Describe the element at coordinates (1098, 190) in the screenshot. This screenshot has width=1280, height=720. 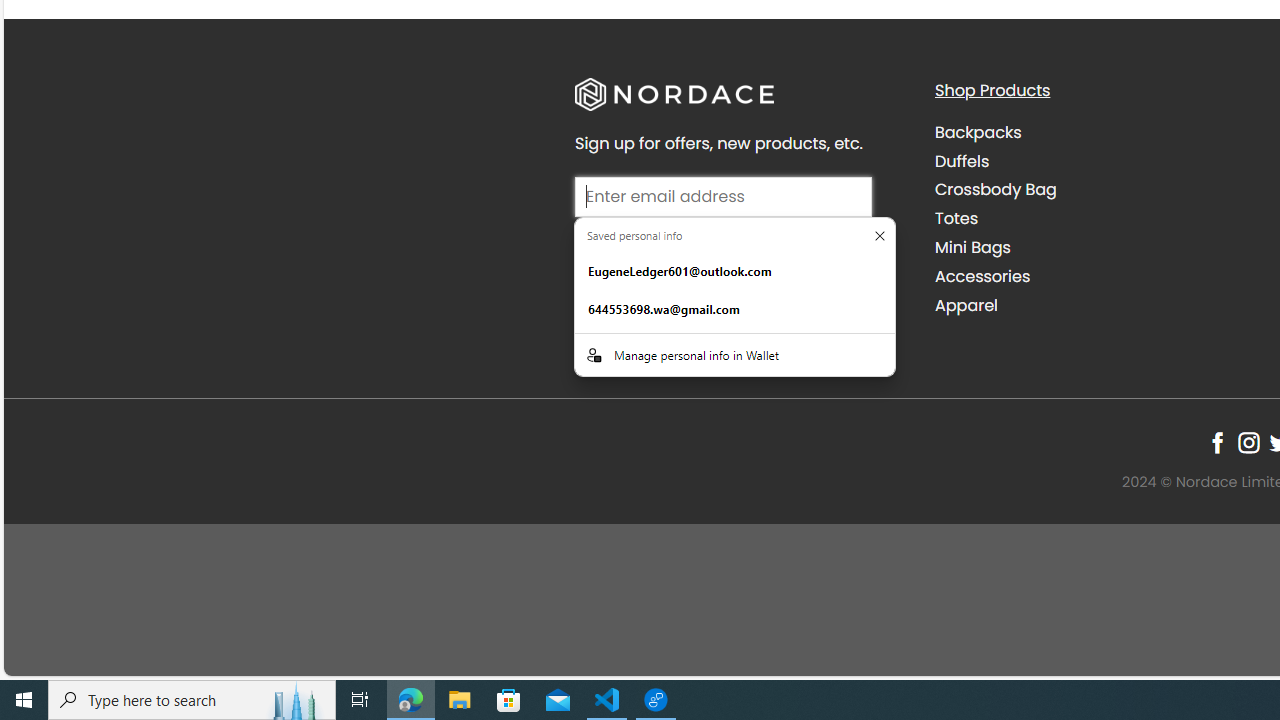
I see `'Crossbody Bag'` at that location.